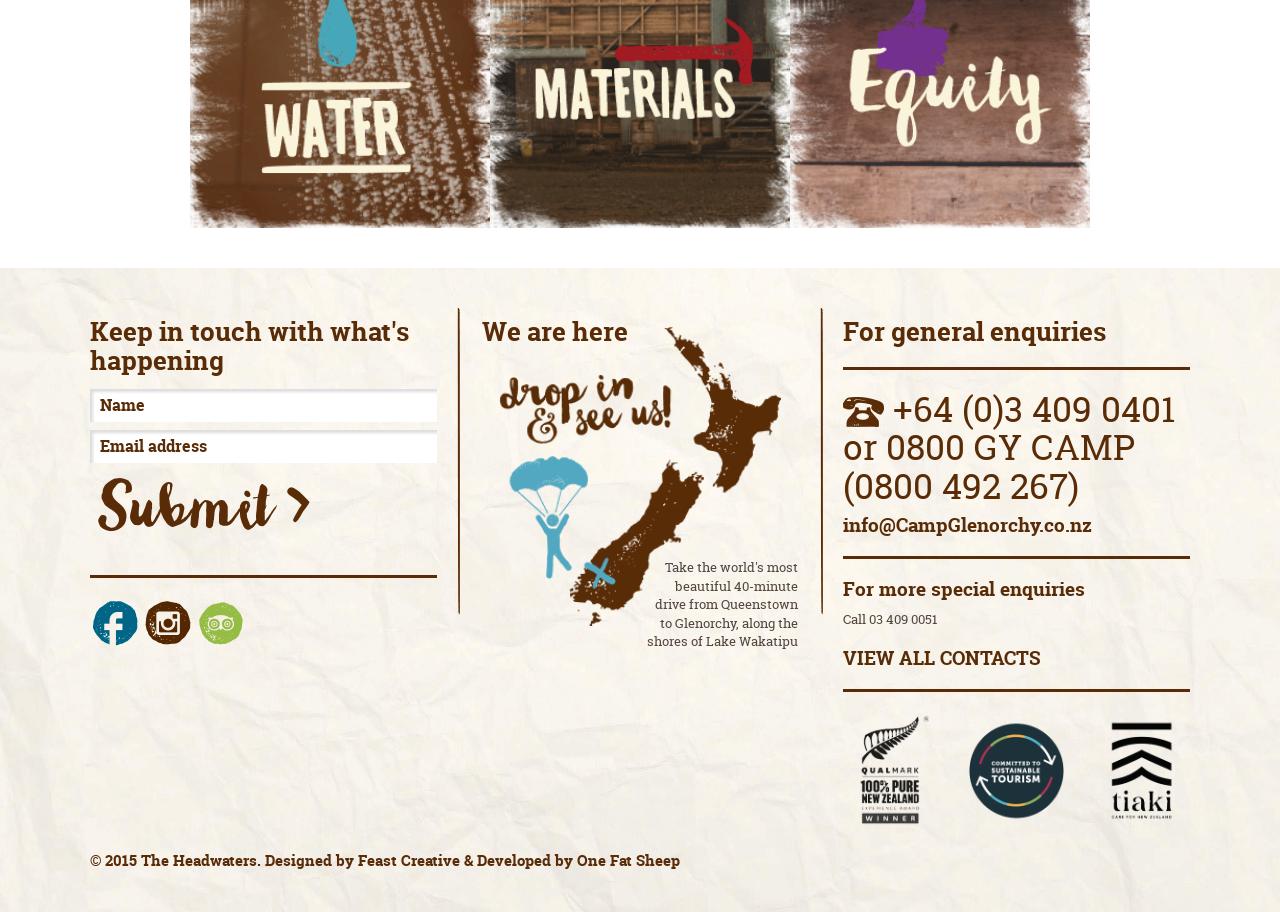 The width and height of the screenshot is (1280, 912). I want to click on 'Feast Creative', so click(407, 860).